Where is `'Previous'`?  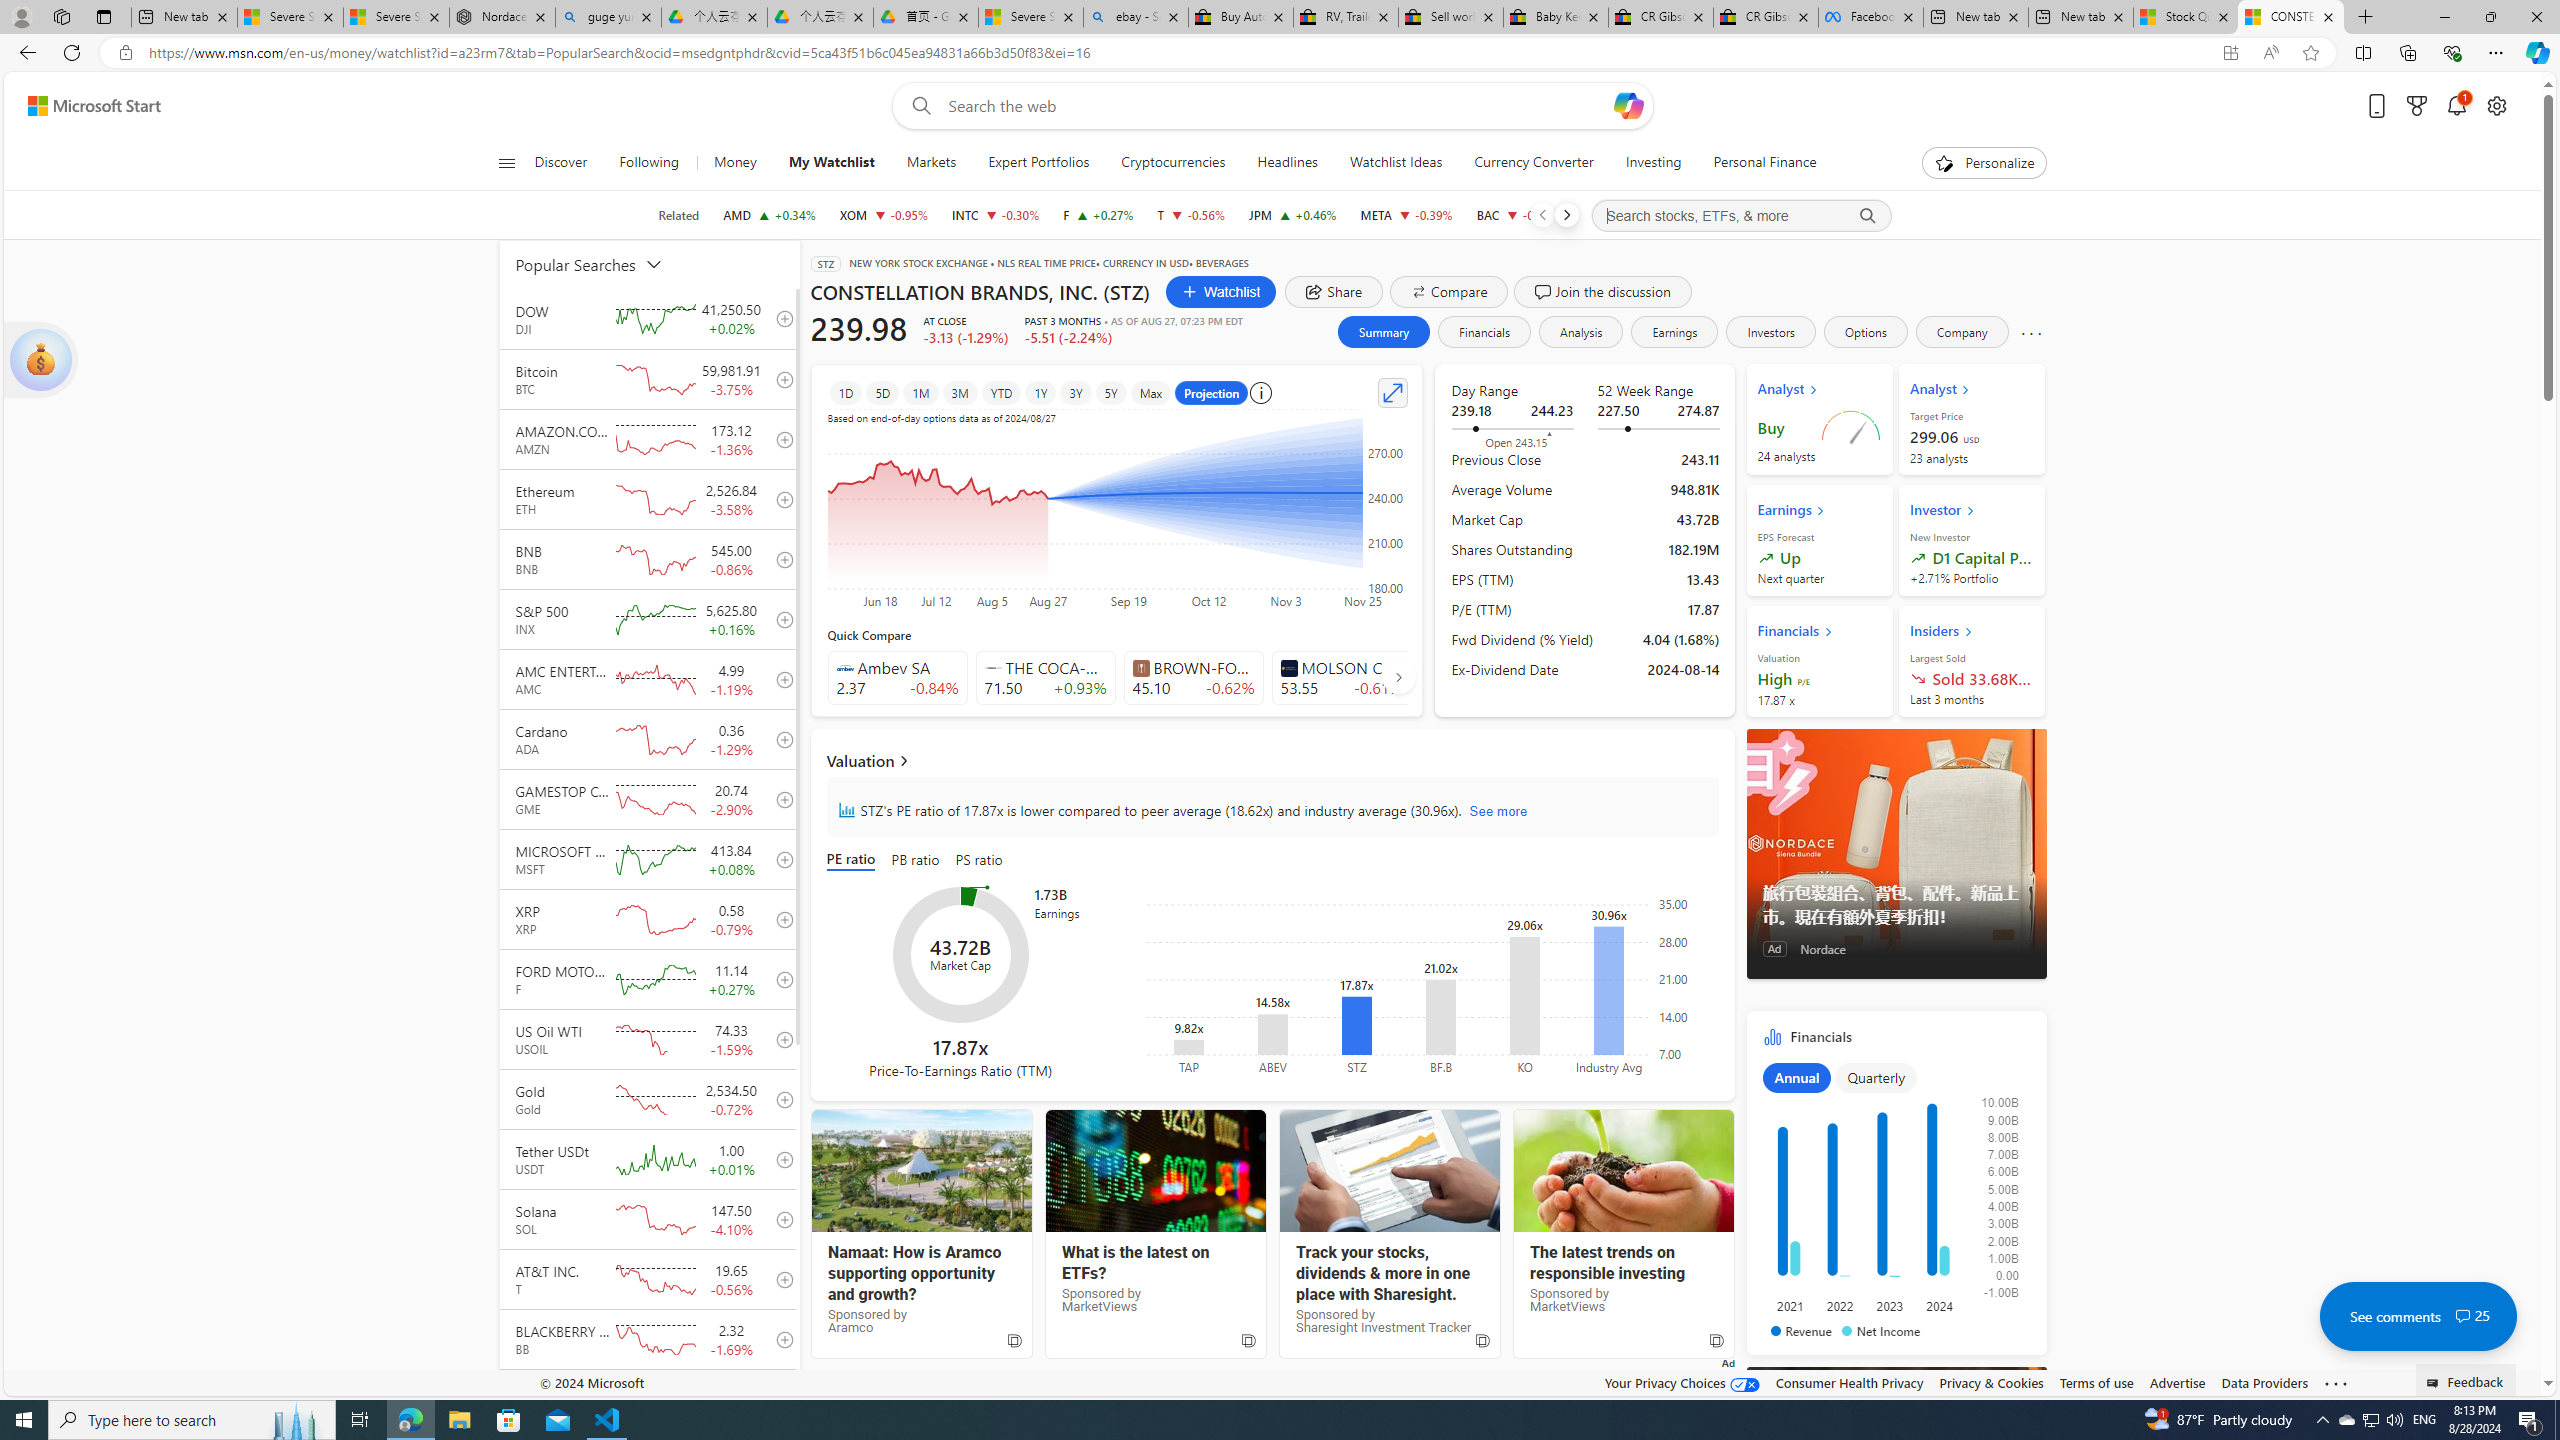
'Previous' is located at coordinates (1541, 214).